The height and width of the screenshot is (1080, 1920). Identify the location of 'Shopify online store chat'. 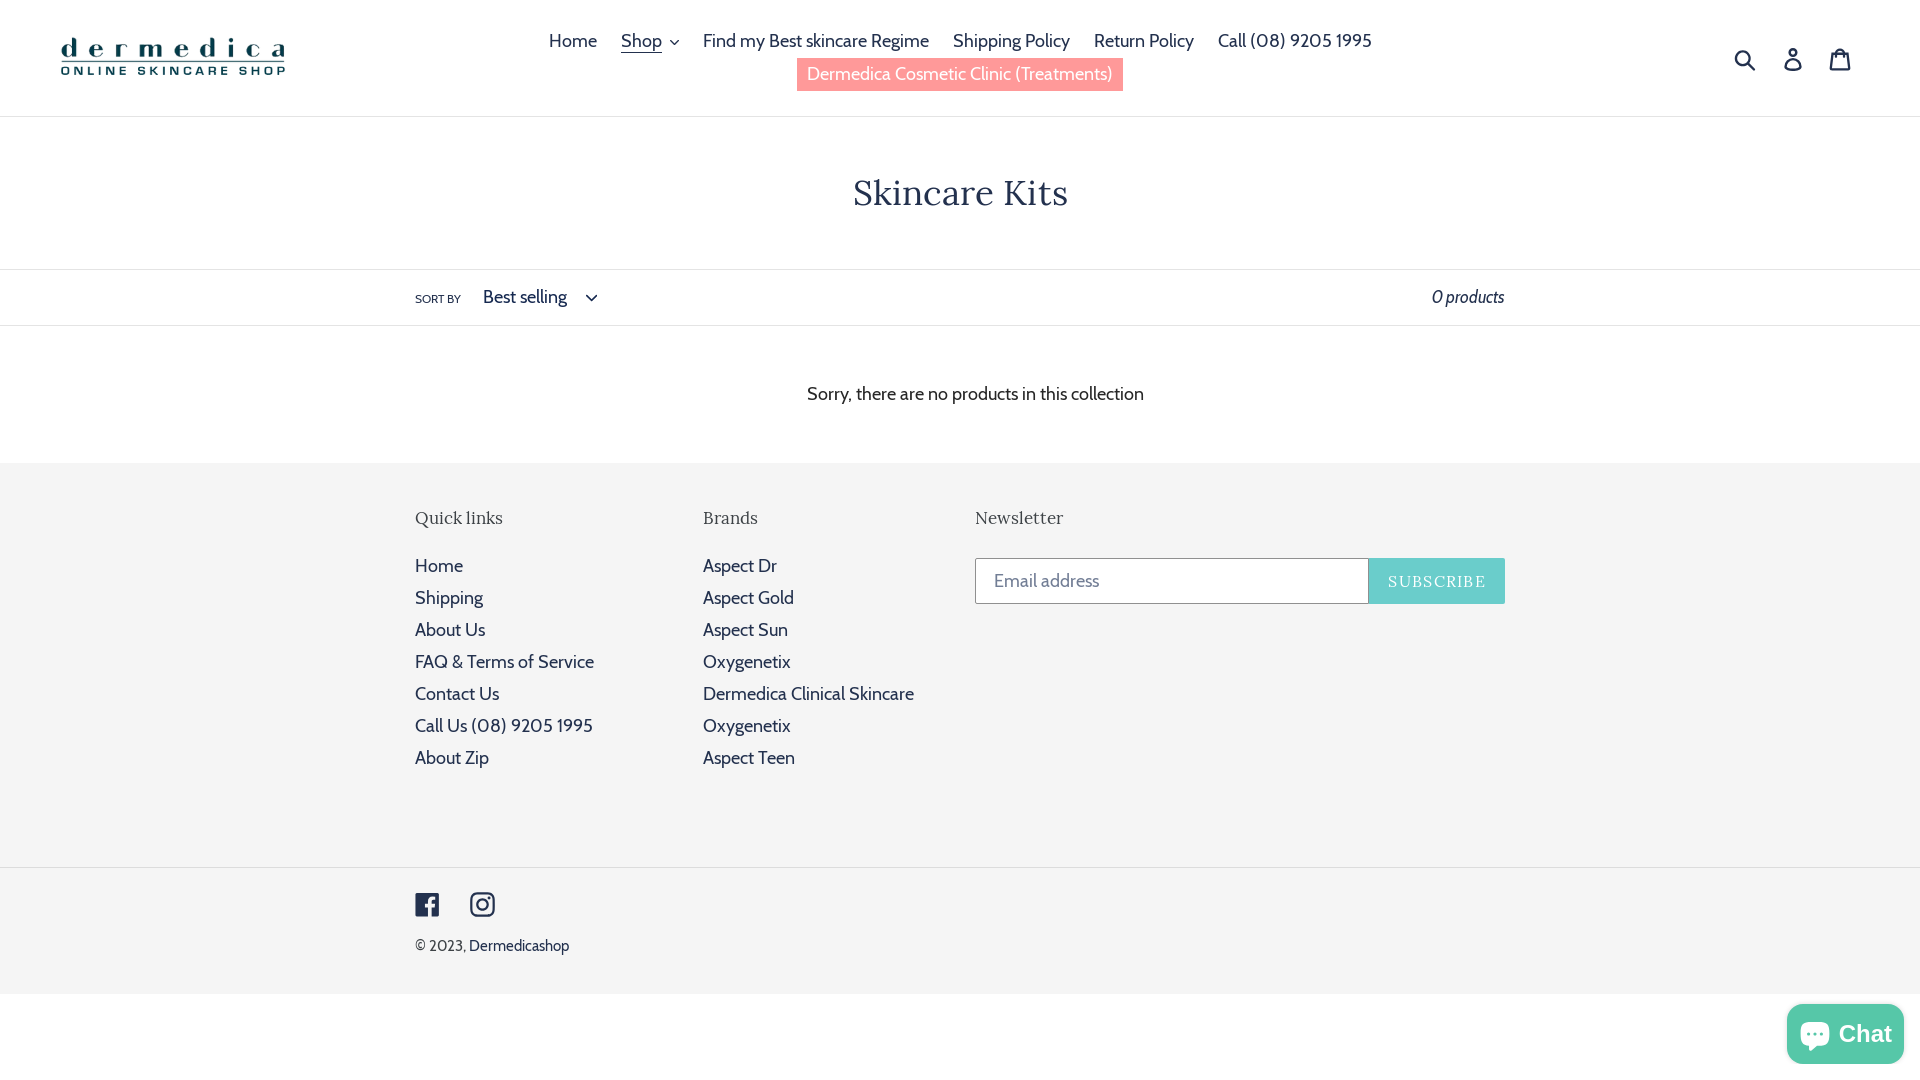
(1844, 1029).